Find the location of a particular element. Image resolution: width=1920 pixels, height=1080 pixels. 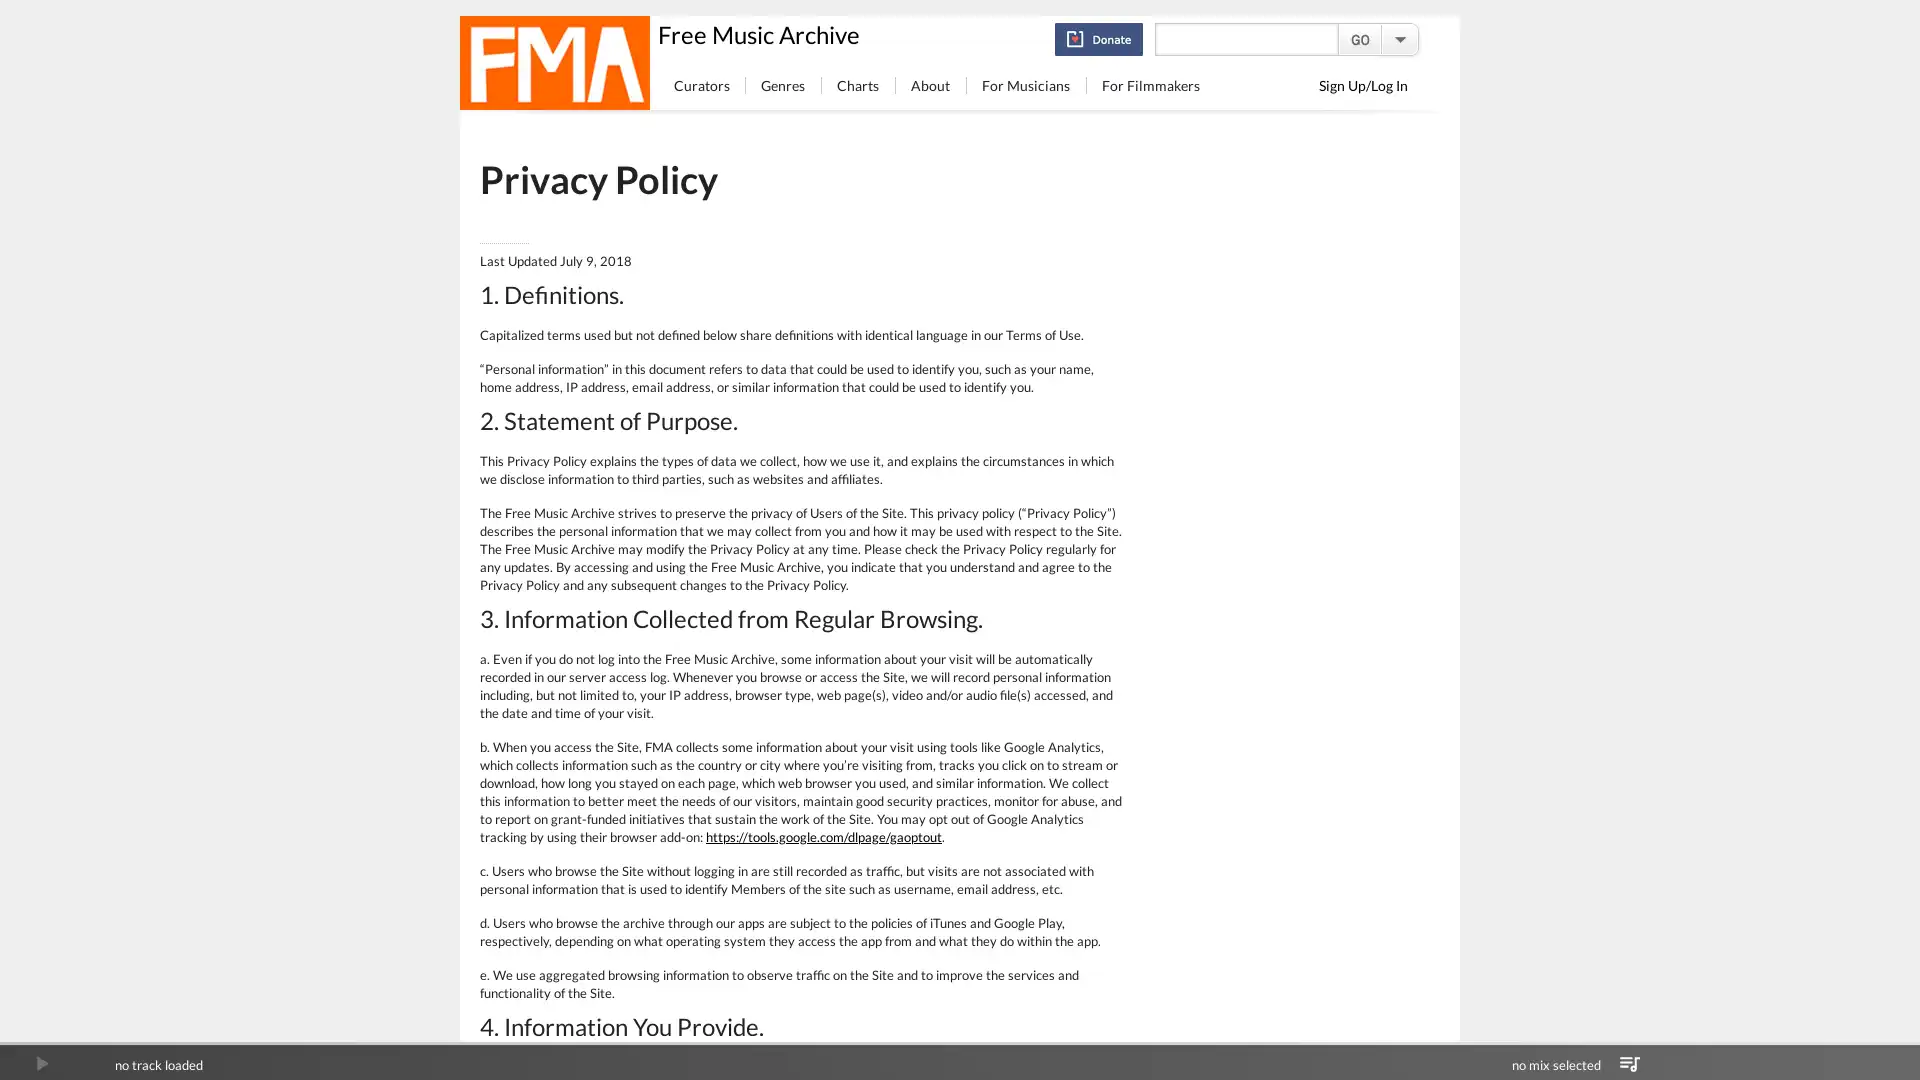

select mix is located at coordinates (1629, 1063).